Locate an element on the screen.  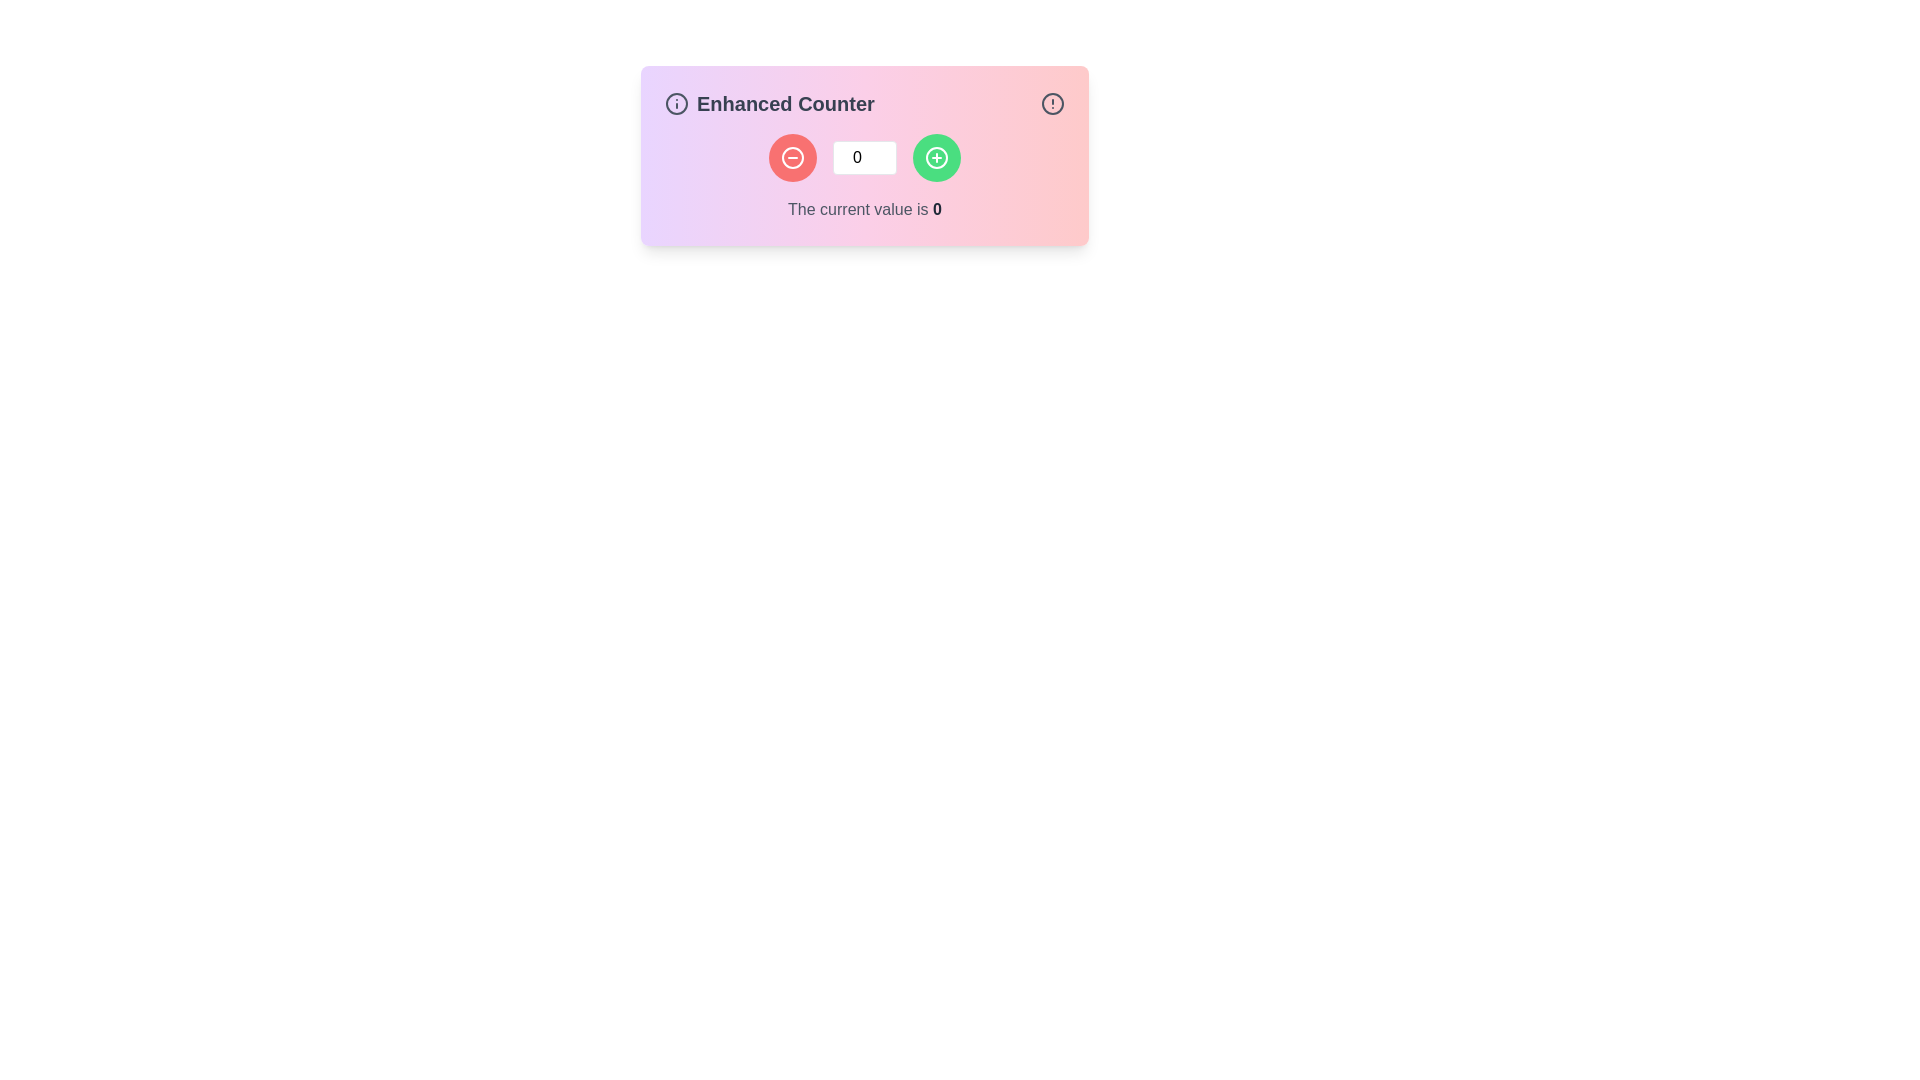
the gray circular information icon with an 'i' symbol located to the left of the text 'Enhanced Counter' is located at coordinates (676, 104).